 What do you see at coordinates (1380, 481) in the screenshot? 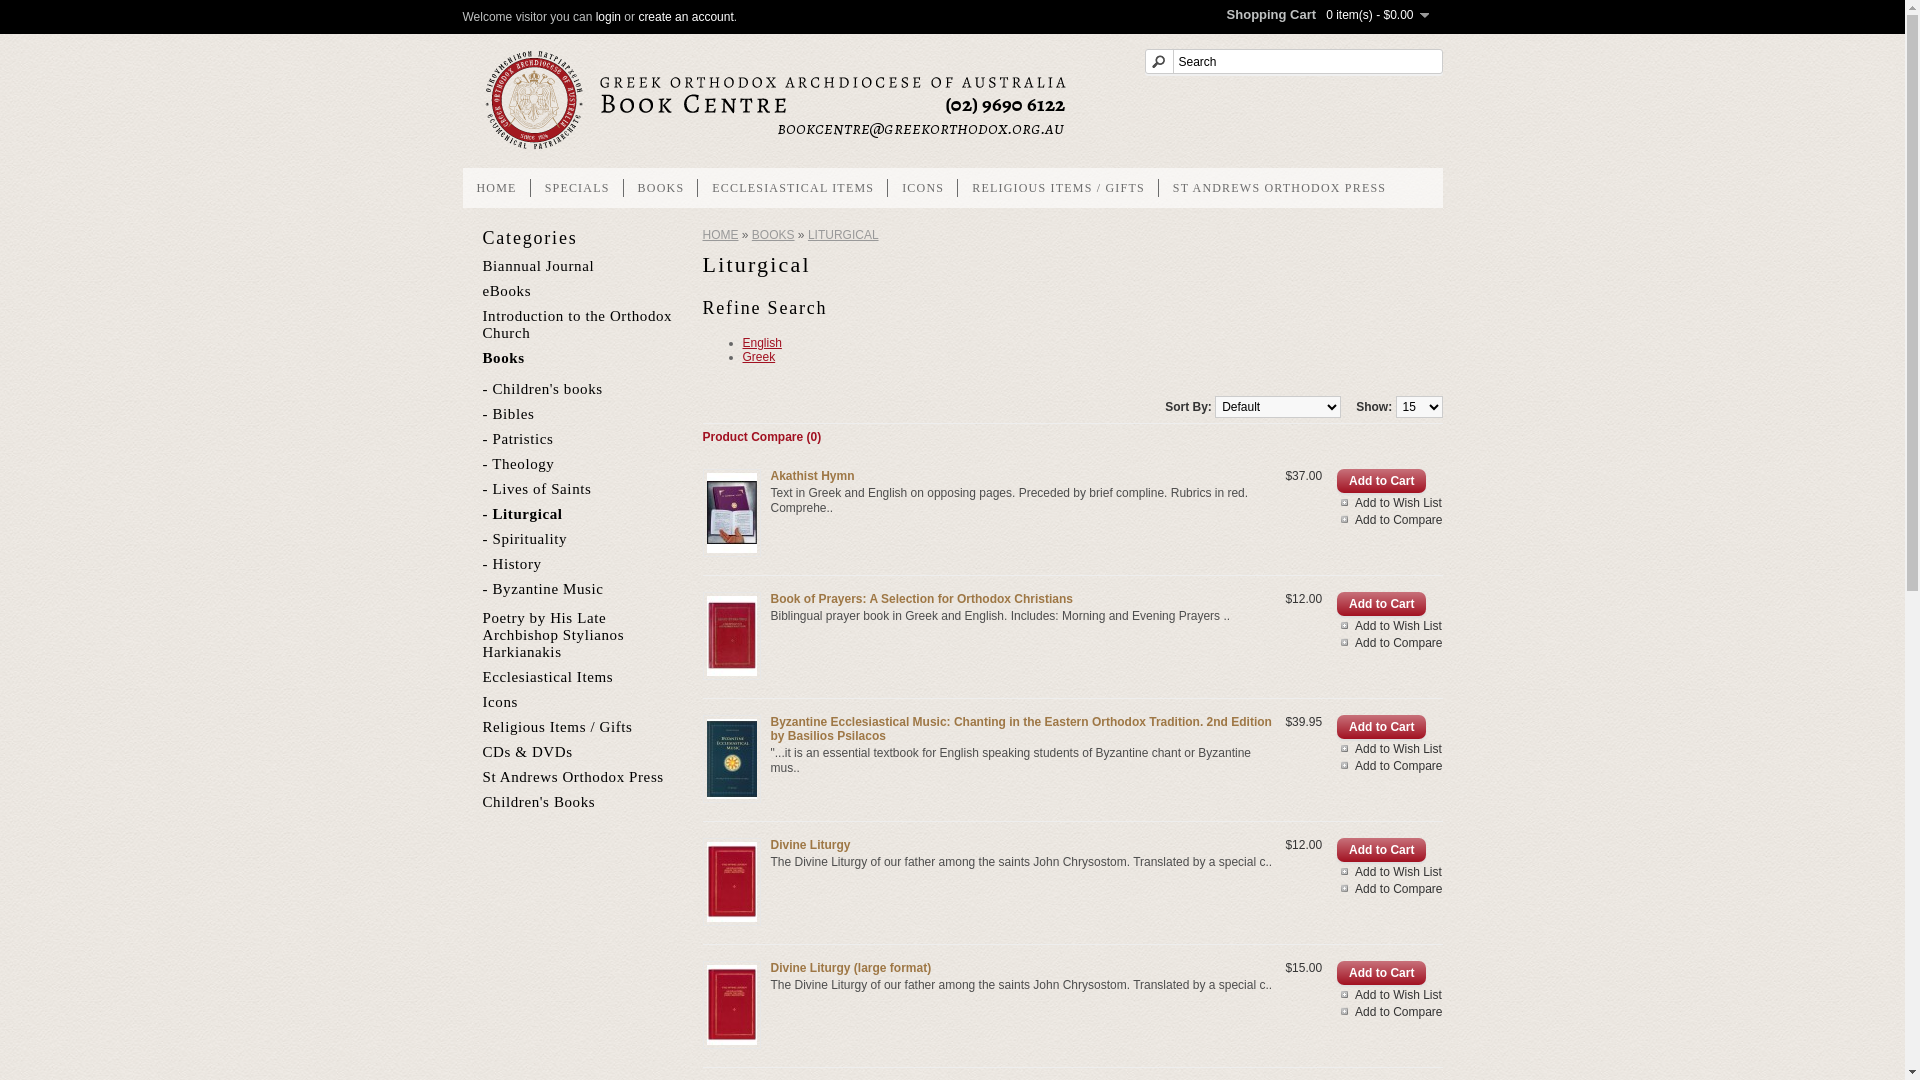
I see `'Add to Cart'` at bounding box center [1380, 481].